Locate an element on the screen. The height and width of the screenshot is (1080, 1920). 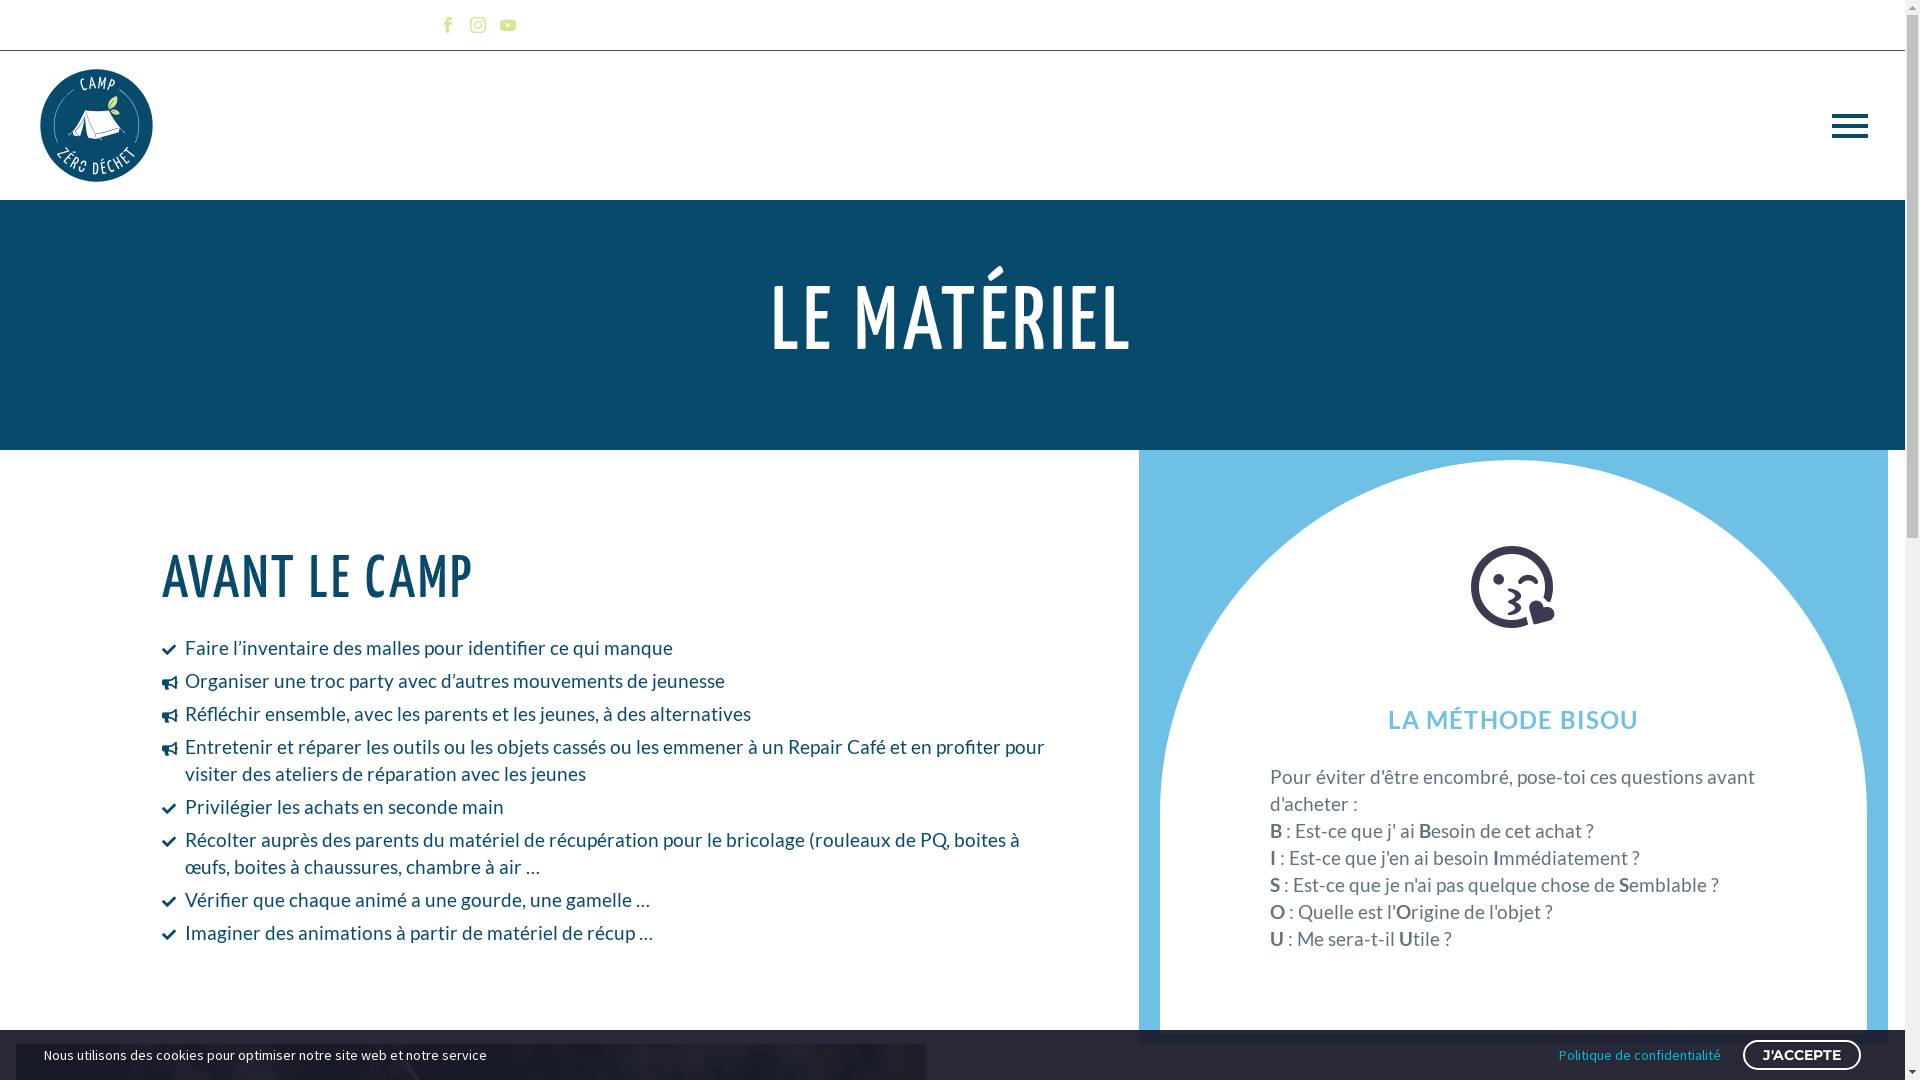
'Instagram' is located at coordinates (475, 24).